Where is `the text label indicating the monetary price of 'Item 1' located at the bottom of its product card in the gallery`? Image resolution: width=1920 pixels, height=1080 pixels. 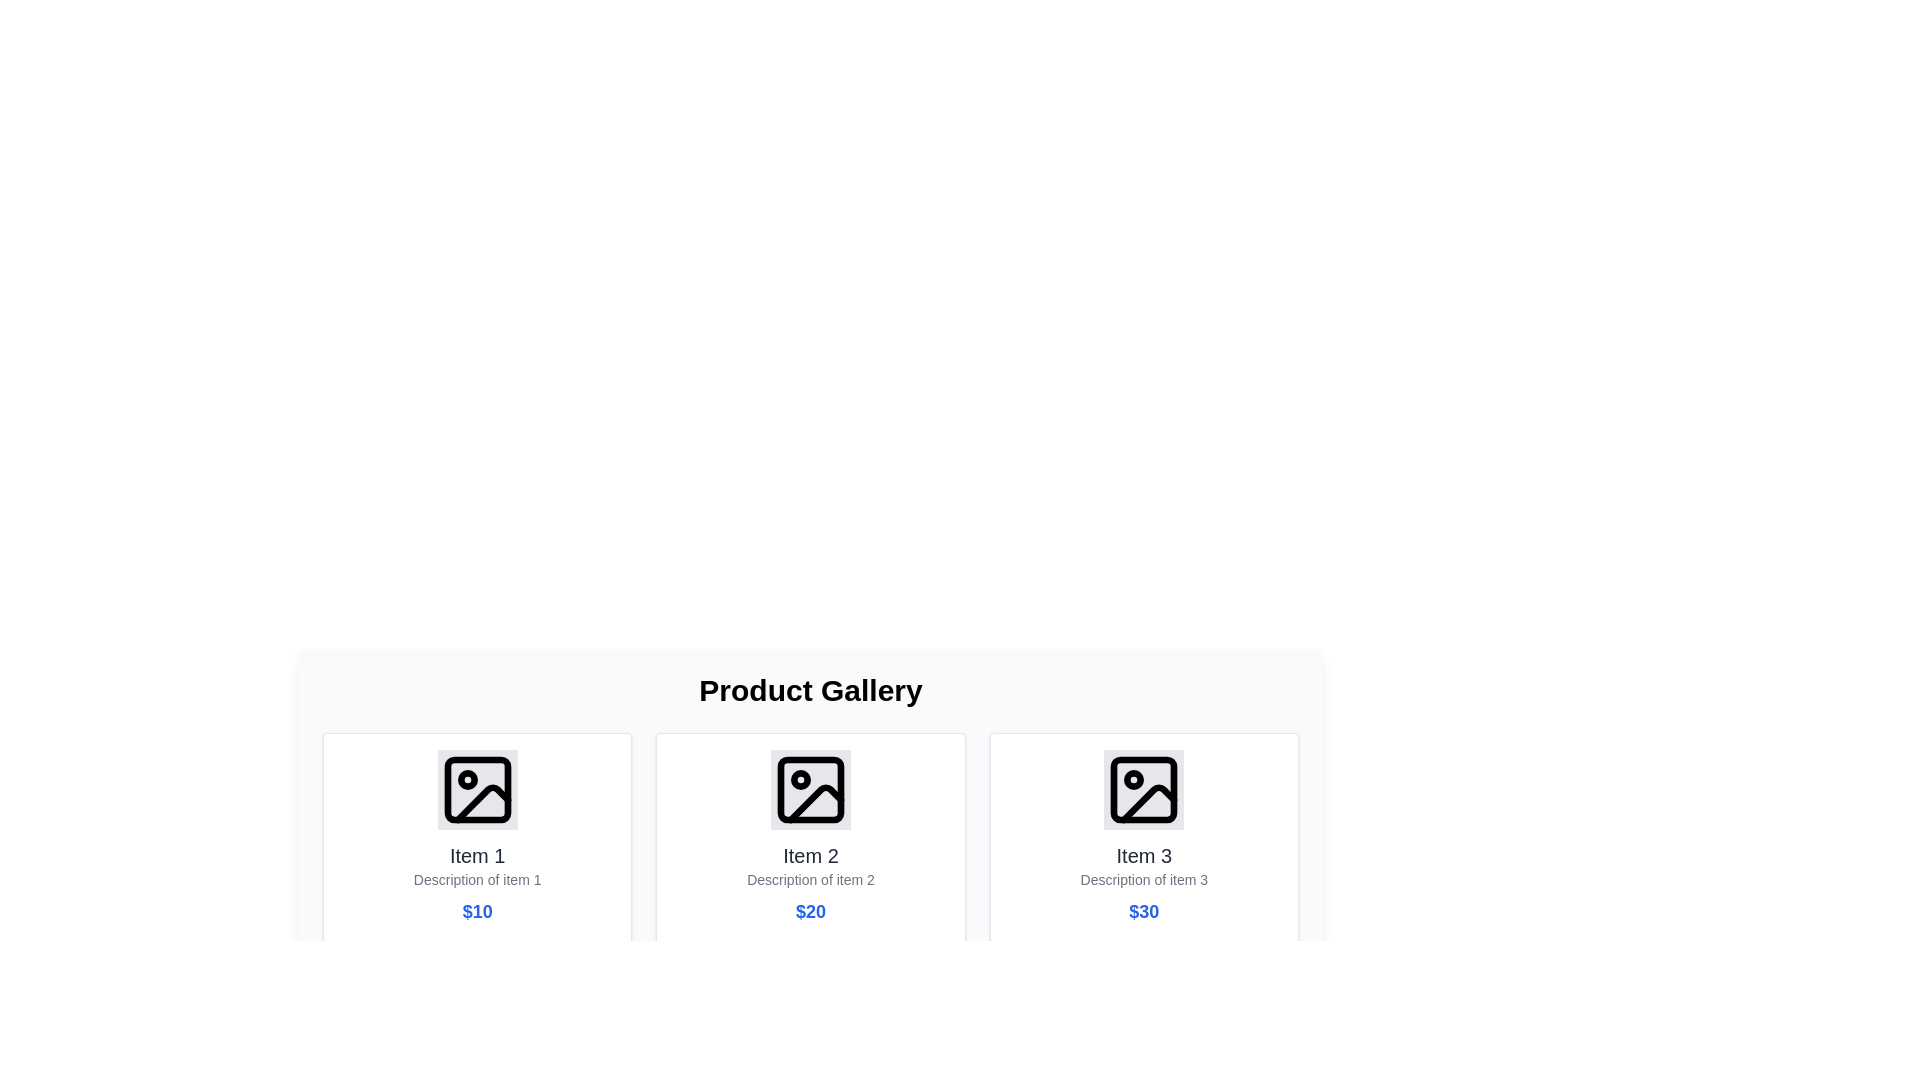
the text label indicating the monetary price of 'Item 1' located at the bottom of its product card in the gallery is located at coordinates (476, 911).